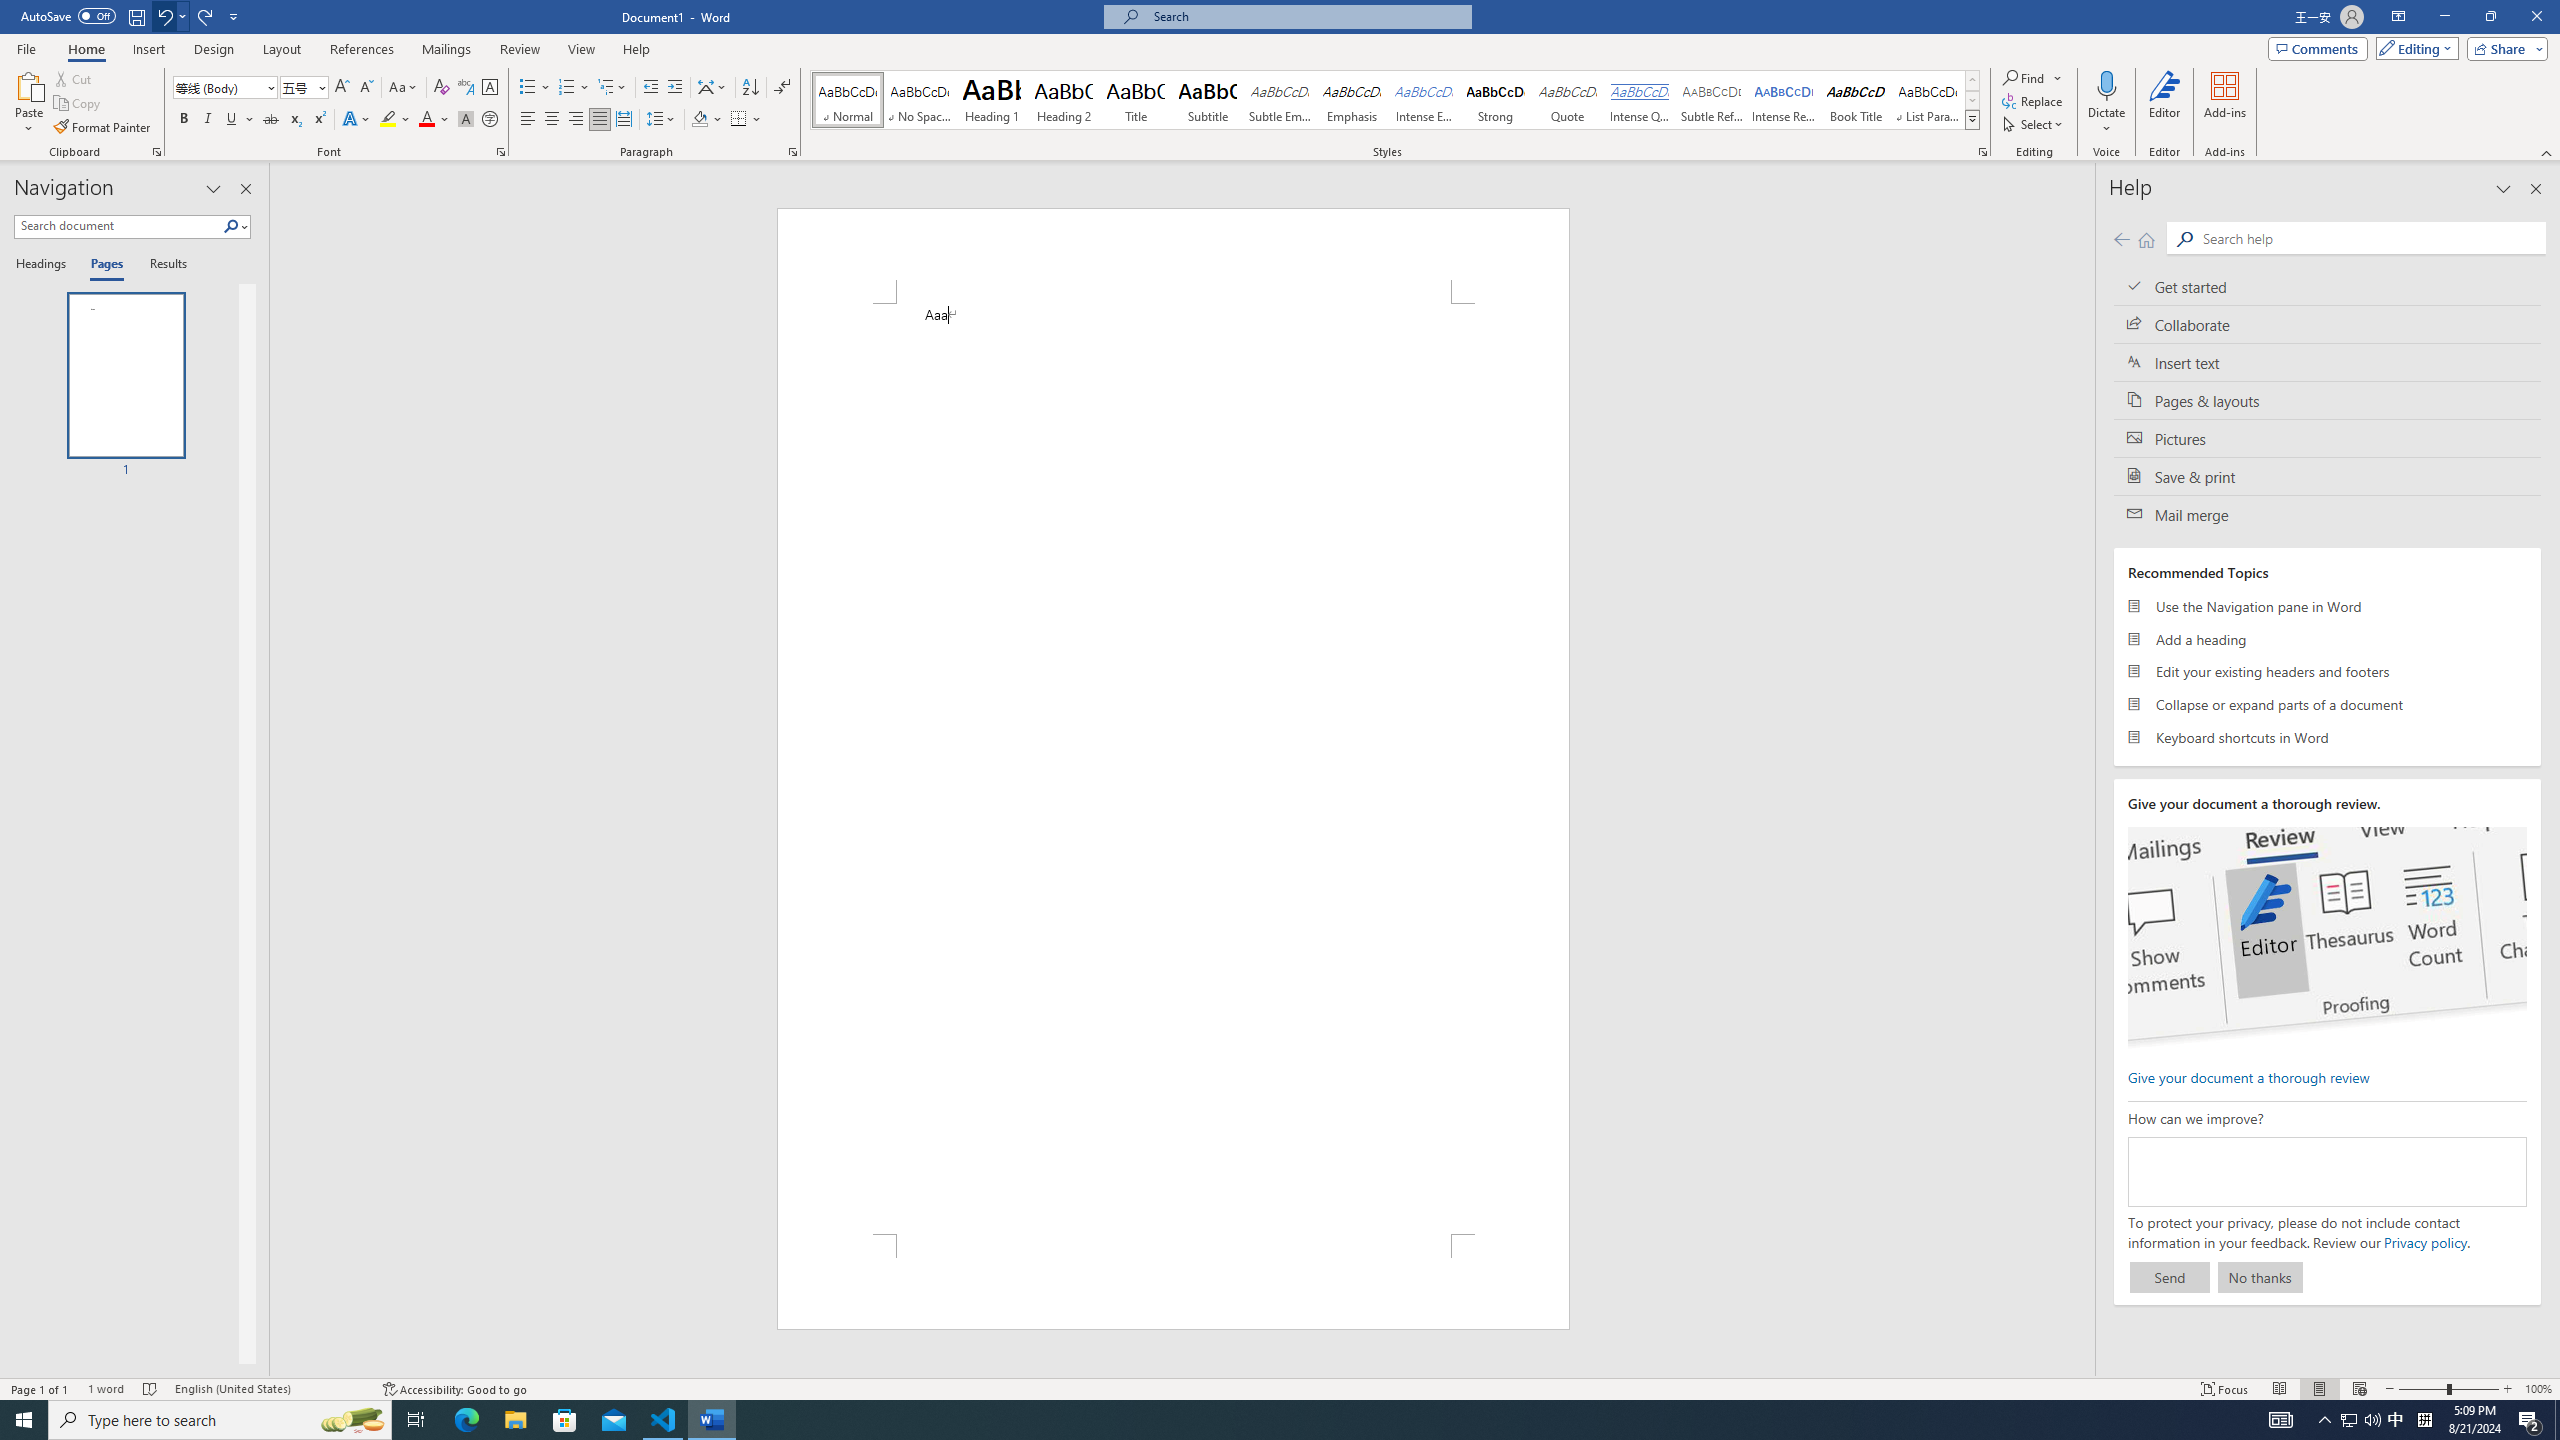 The height and width of the screenshot is (1440, 2560). I want to click on 'Font Color', so click(432, 118).